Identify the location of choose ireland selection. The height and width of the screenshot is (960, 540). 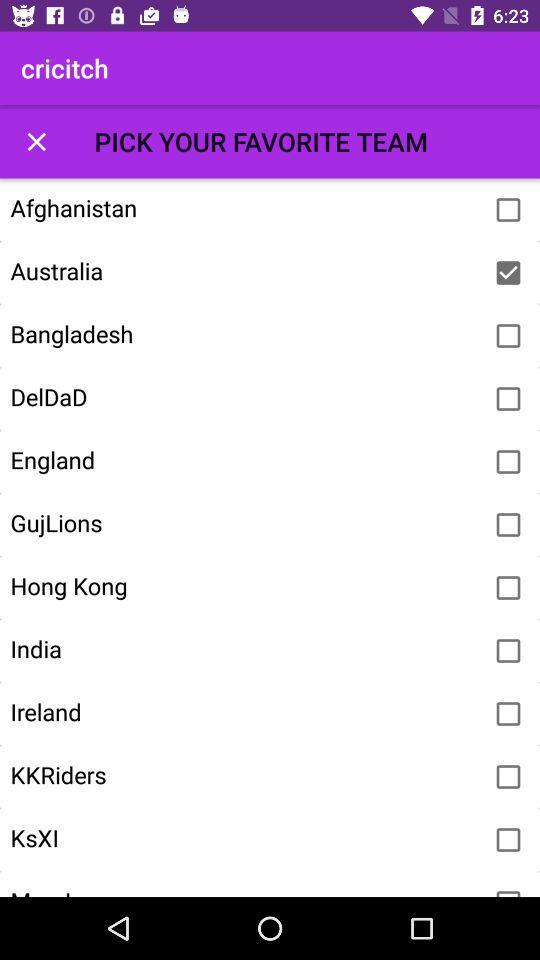
(508, 714).